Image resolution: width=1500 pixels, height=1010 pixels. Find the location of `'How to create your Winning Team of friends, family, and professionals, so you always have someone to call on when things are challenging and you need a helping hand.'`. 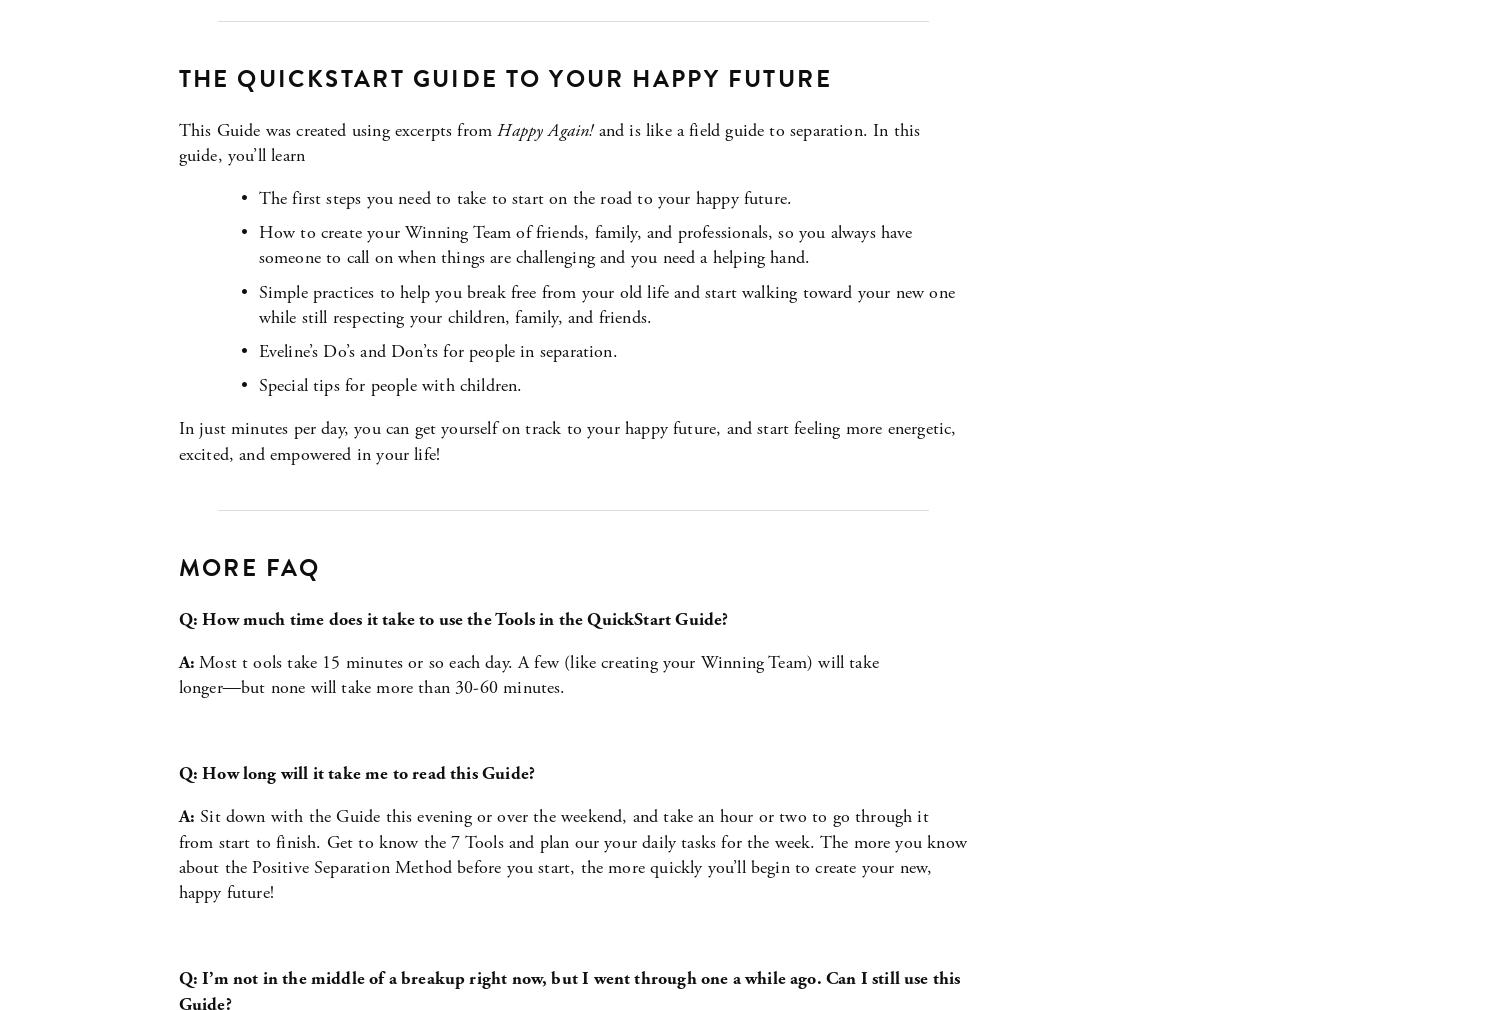

'How to create your Winning Team of friends, family, and professionals, so you always have someone to call on when things are challenging and you need a helping hand.' is located at coordinates (586, 244).